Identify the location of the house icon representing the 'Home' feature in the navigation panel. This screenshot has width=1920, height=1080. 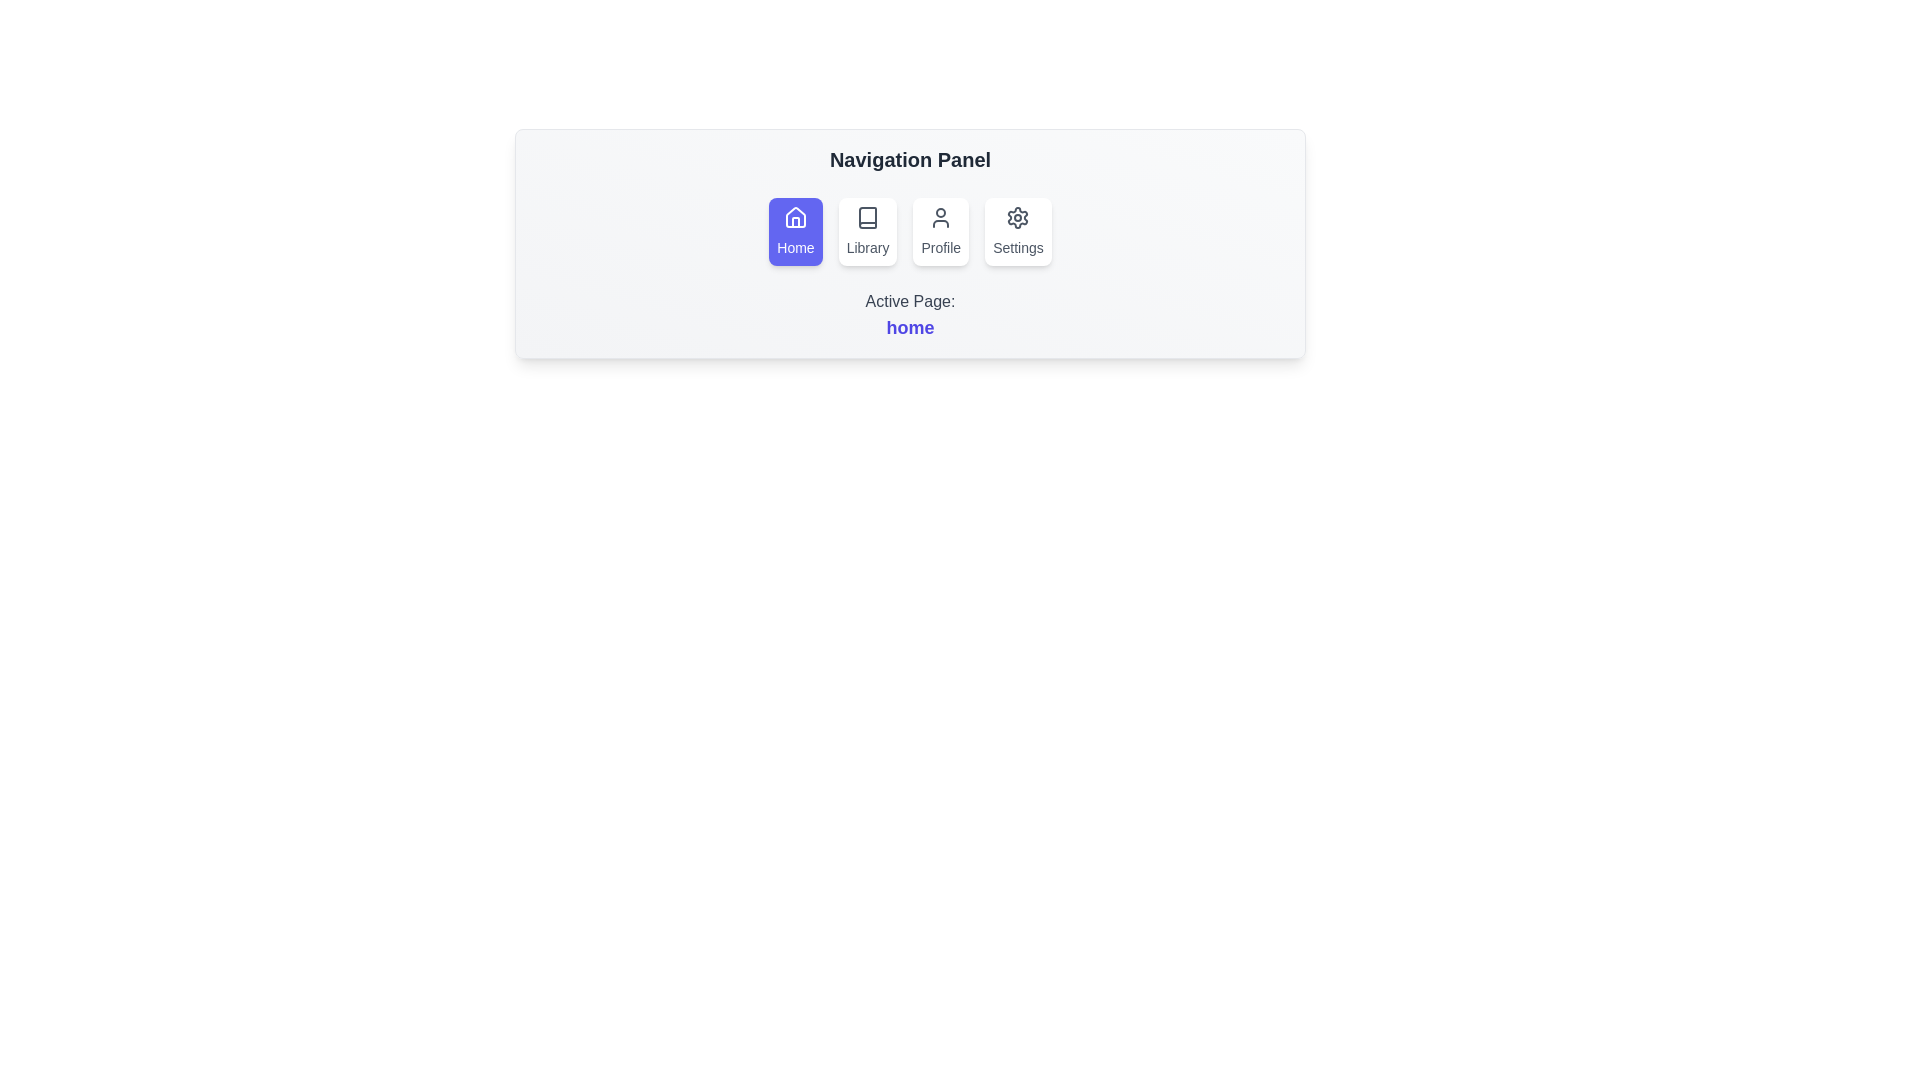
(795, 218).